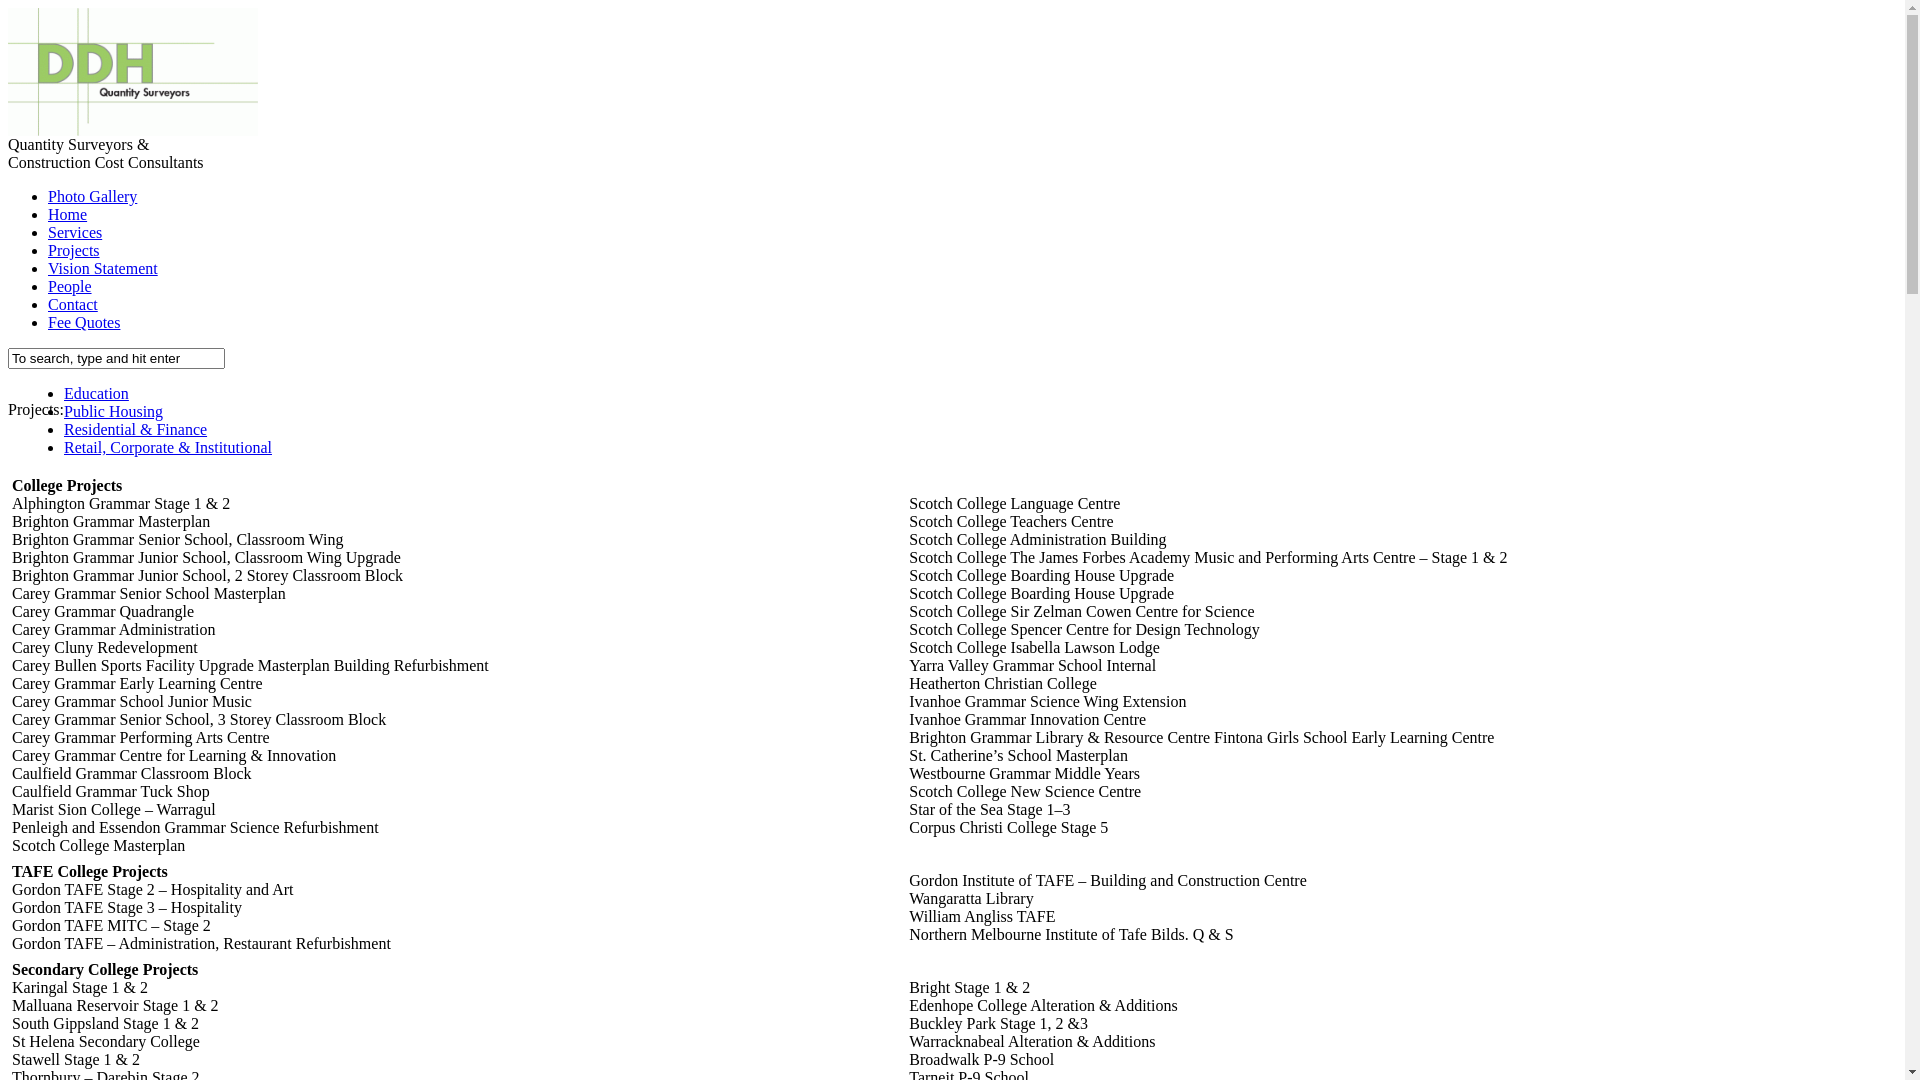  I want to click on 'Contact', so click(72, 304).